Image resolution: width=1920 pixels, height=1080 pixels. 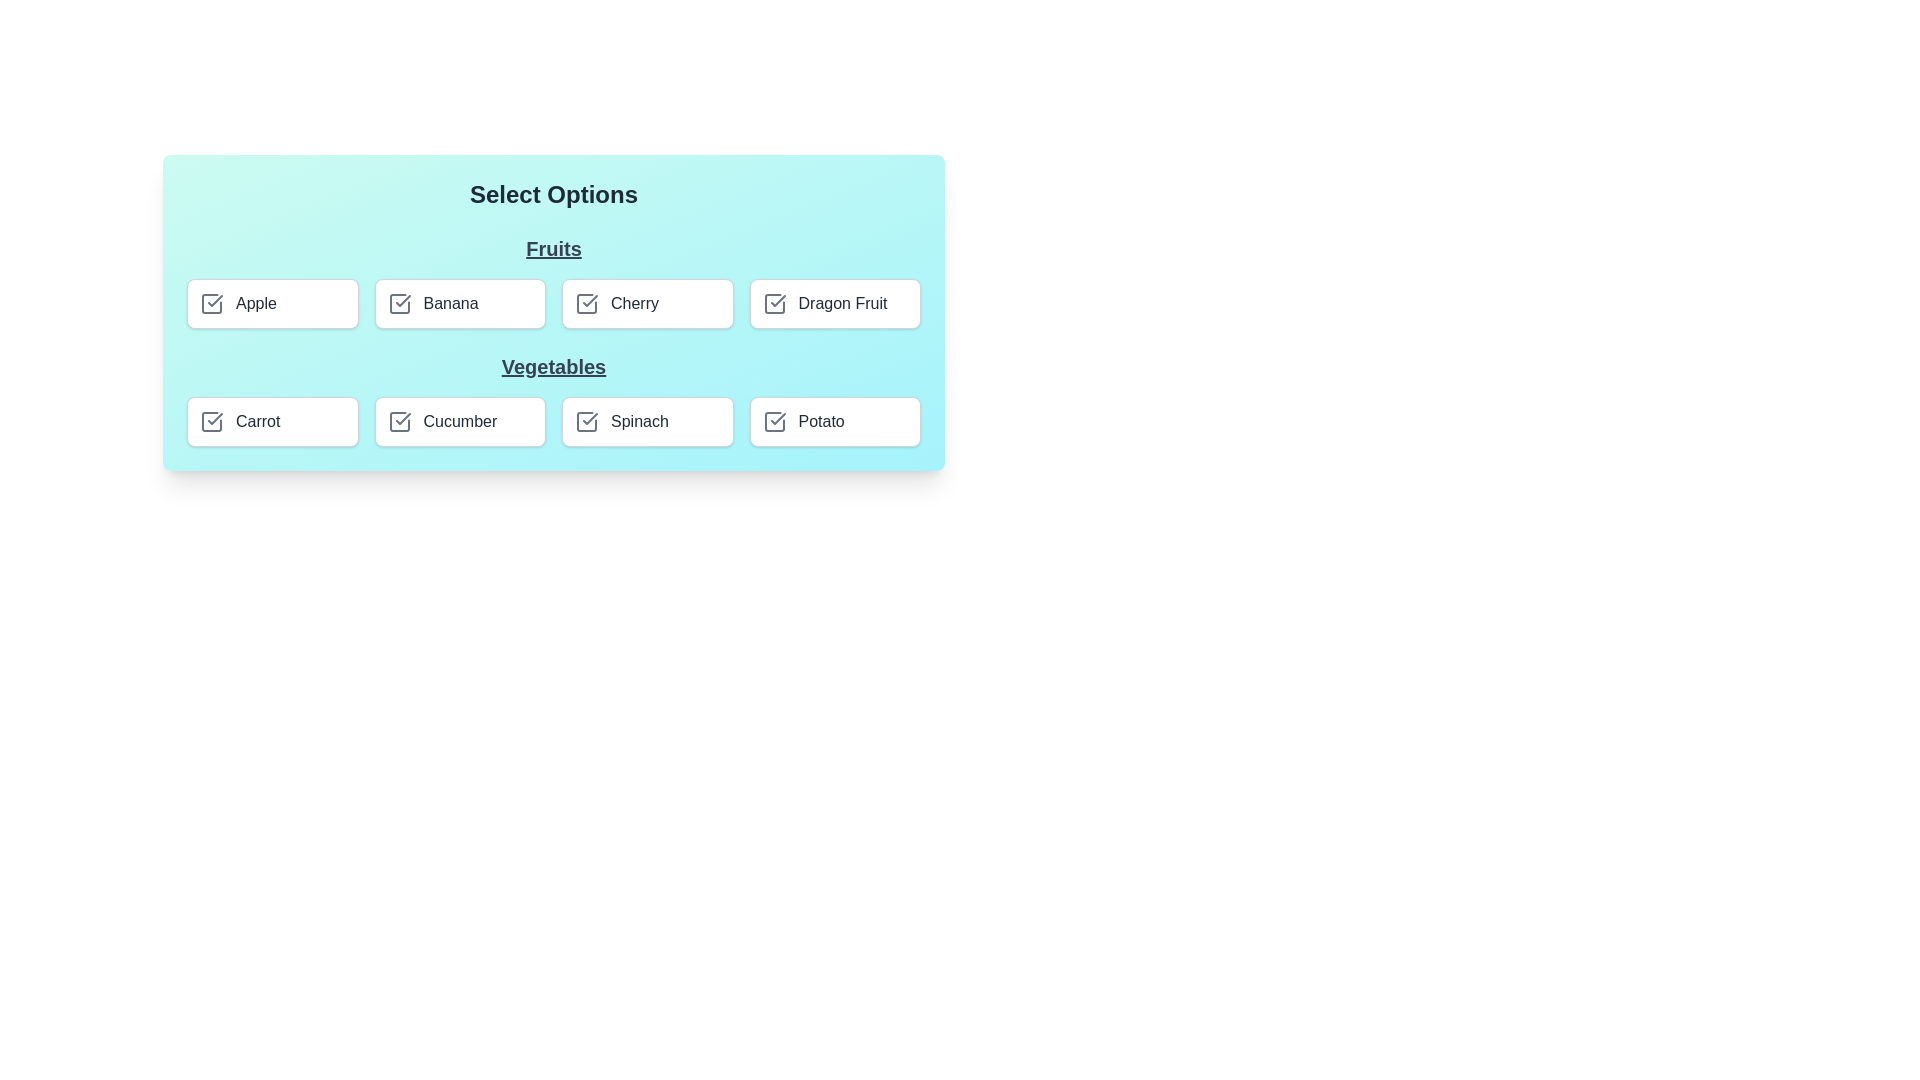 What do you see at coordinates (773, 304) in the screenshot?
I see `the SVG graphical element that indicates the selected state of the 'Dragon Fruit' checkbox, located at the top right corner of the checkbox` at bounding box center [773, 304].